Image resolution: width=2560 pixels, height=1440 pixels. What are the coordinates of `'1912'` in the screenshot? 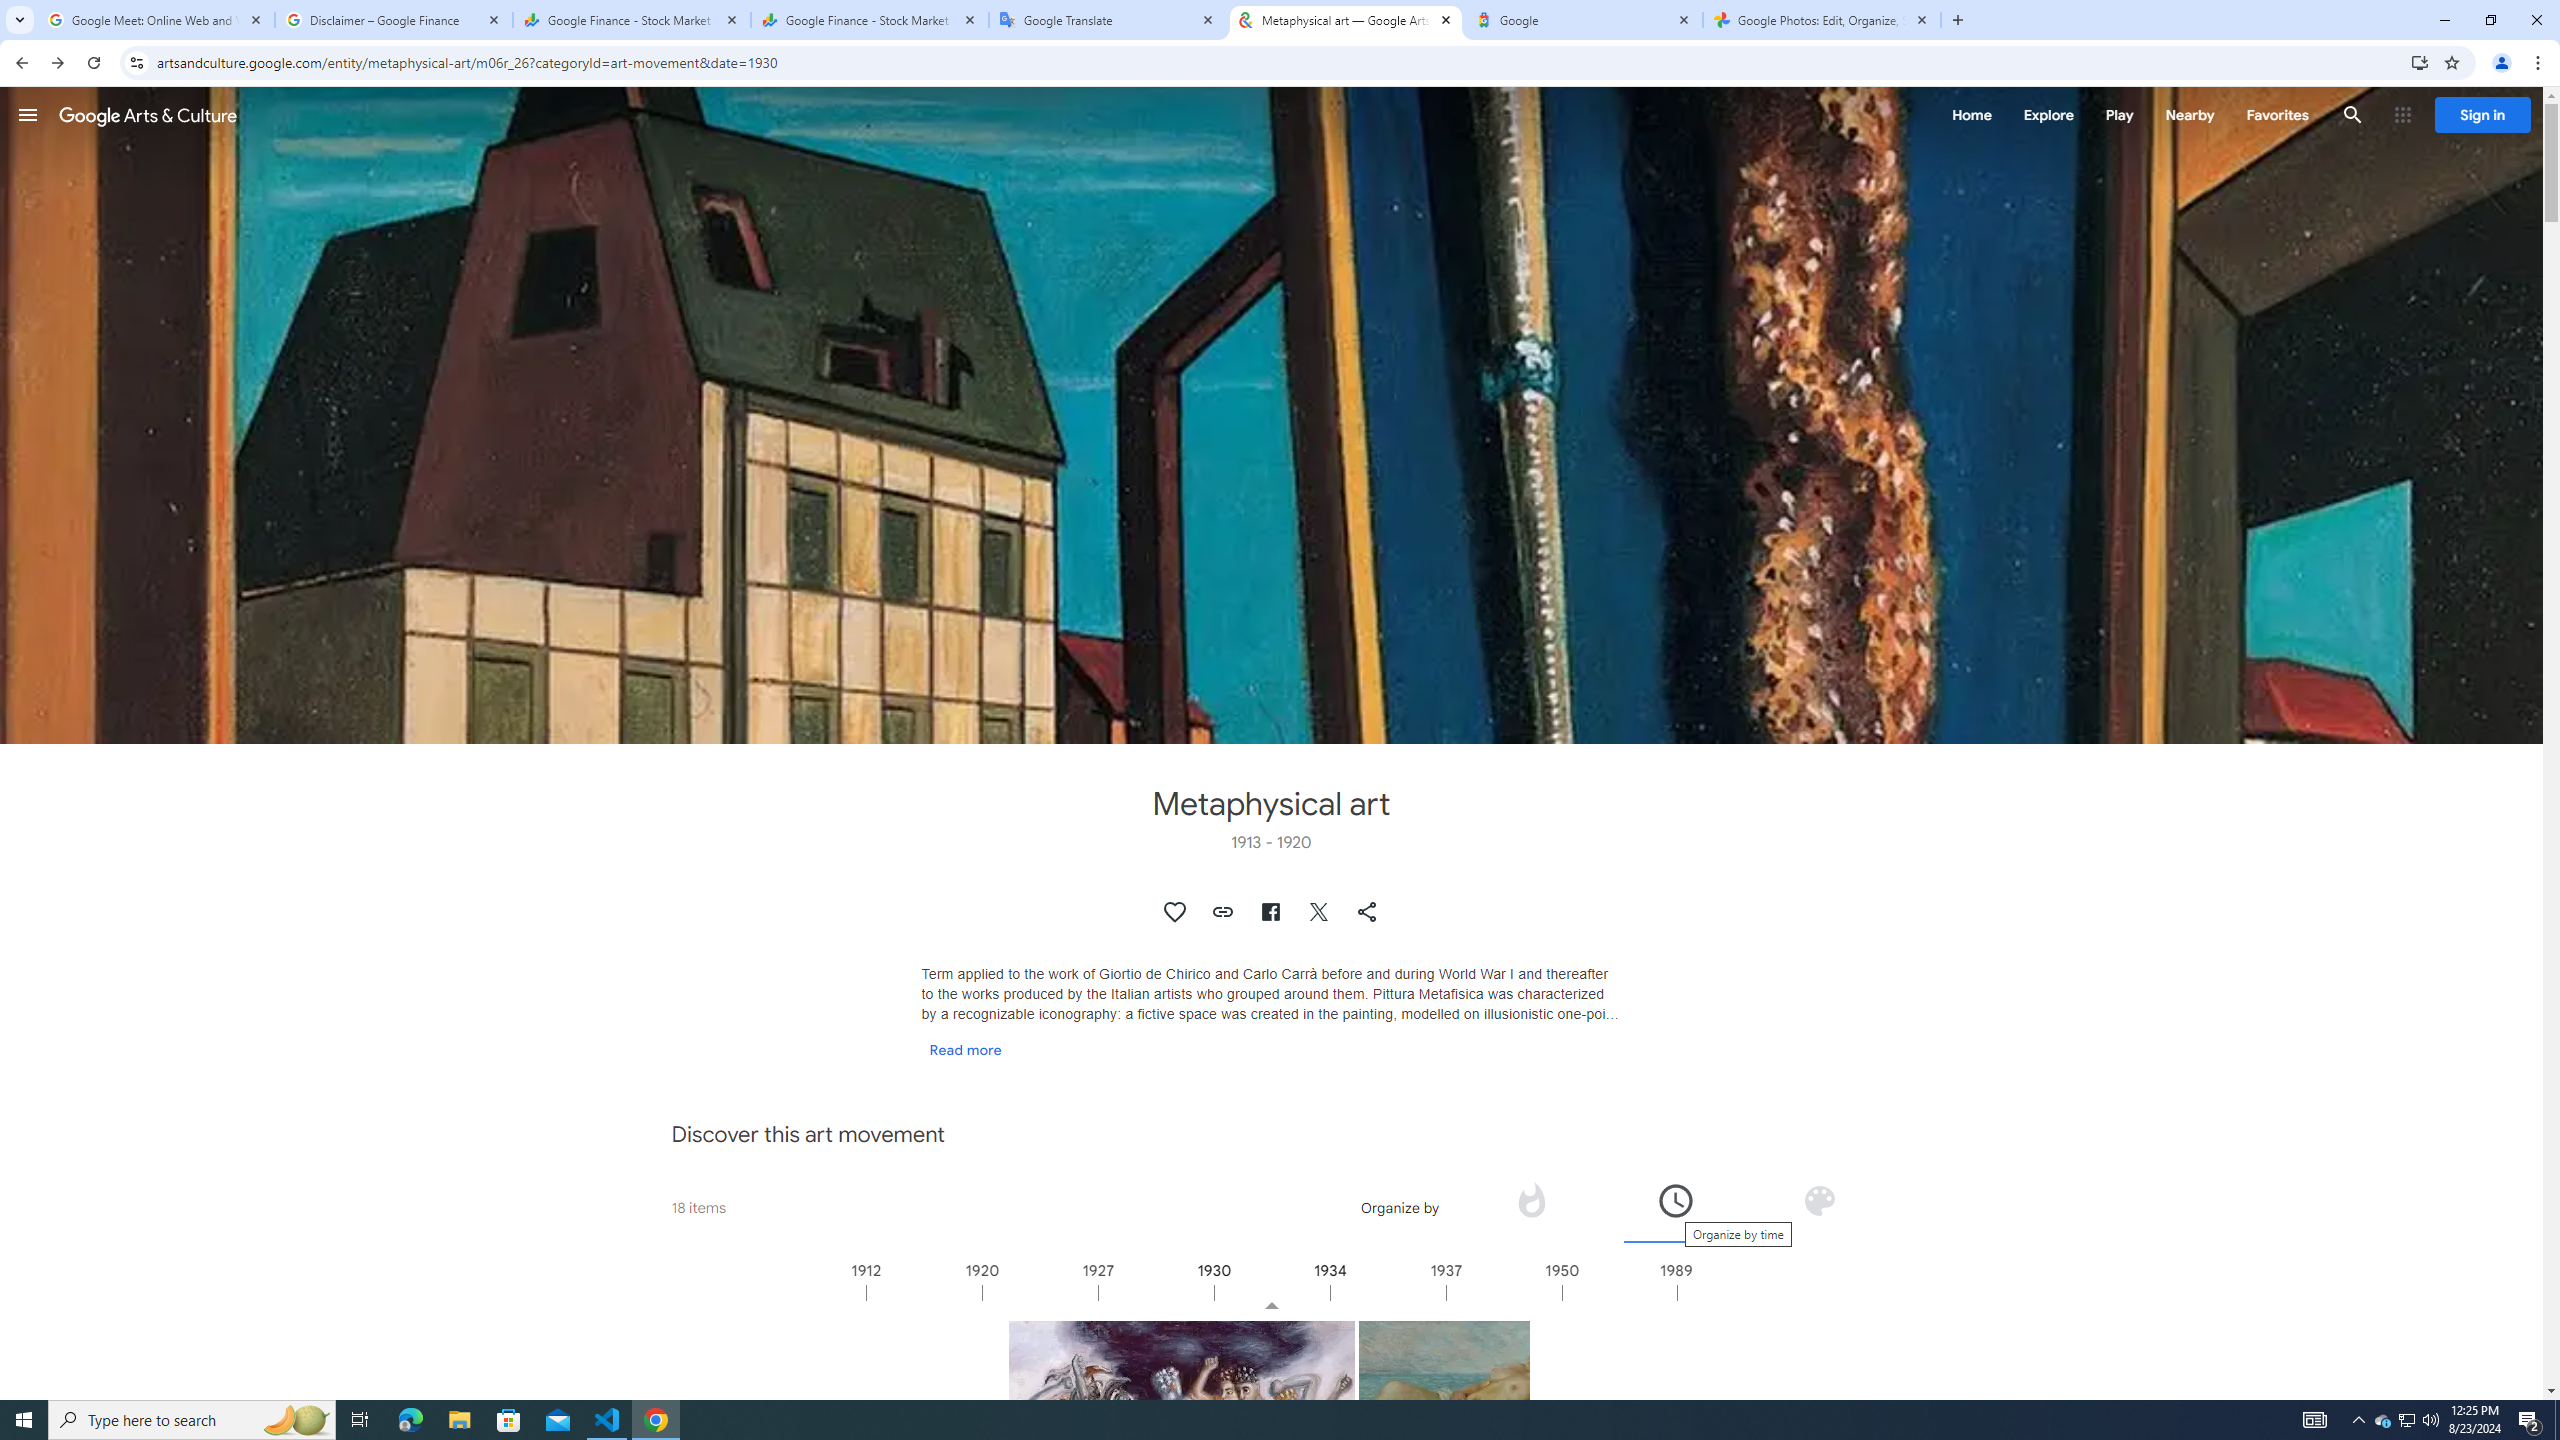 It's located at (924, 1291).